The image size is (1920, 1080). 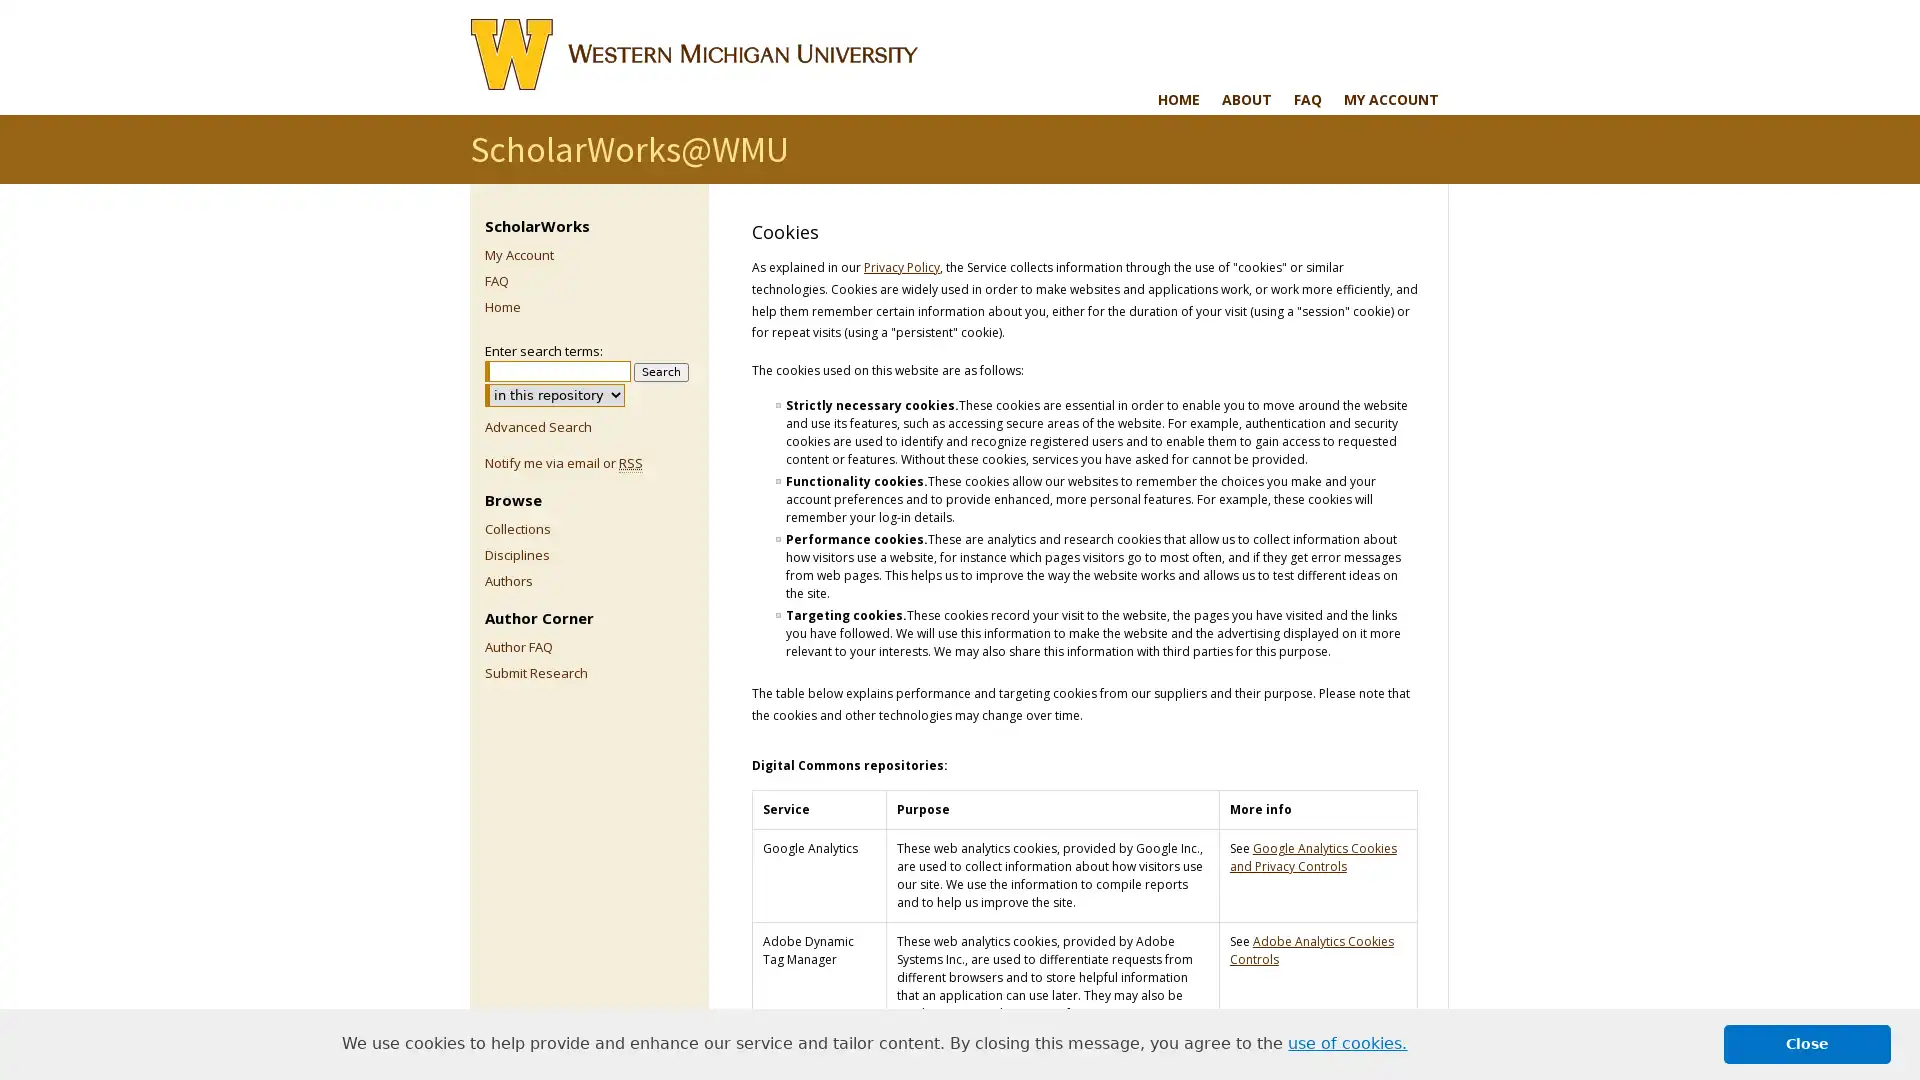 I want to click on Search, so click(x=661, y=372).